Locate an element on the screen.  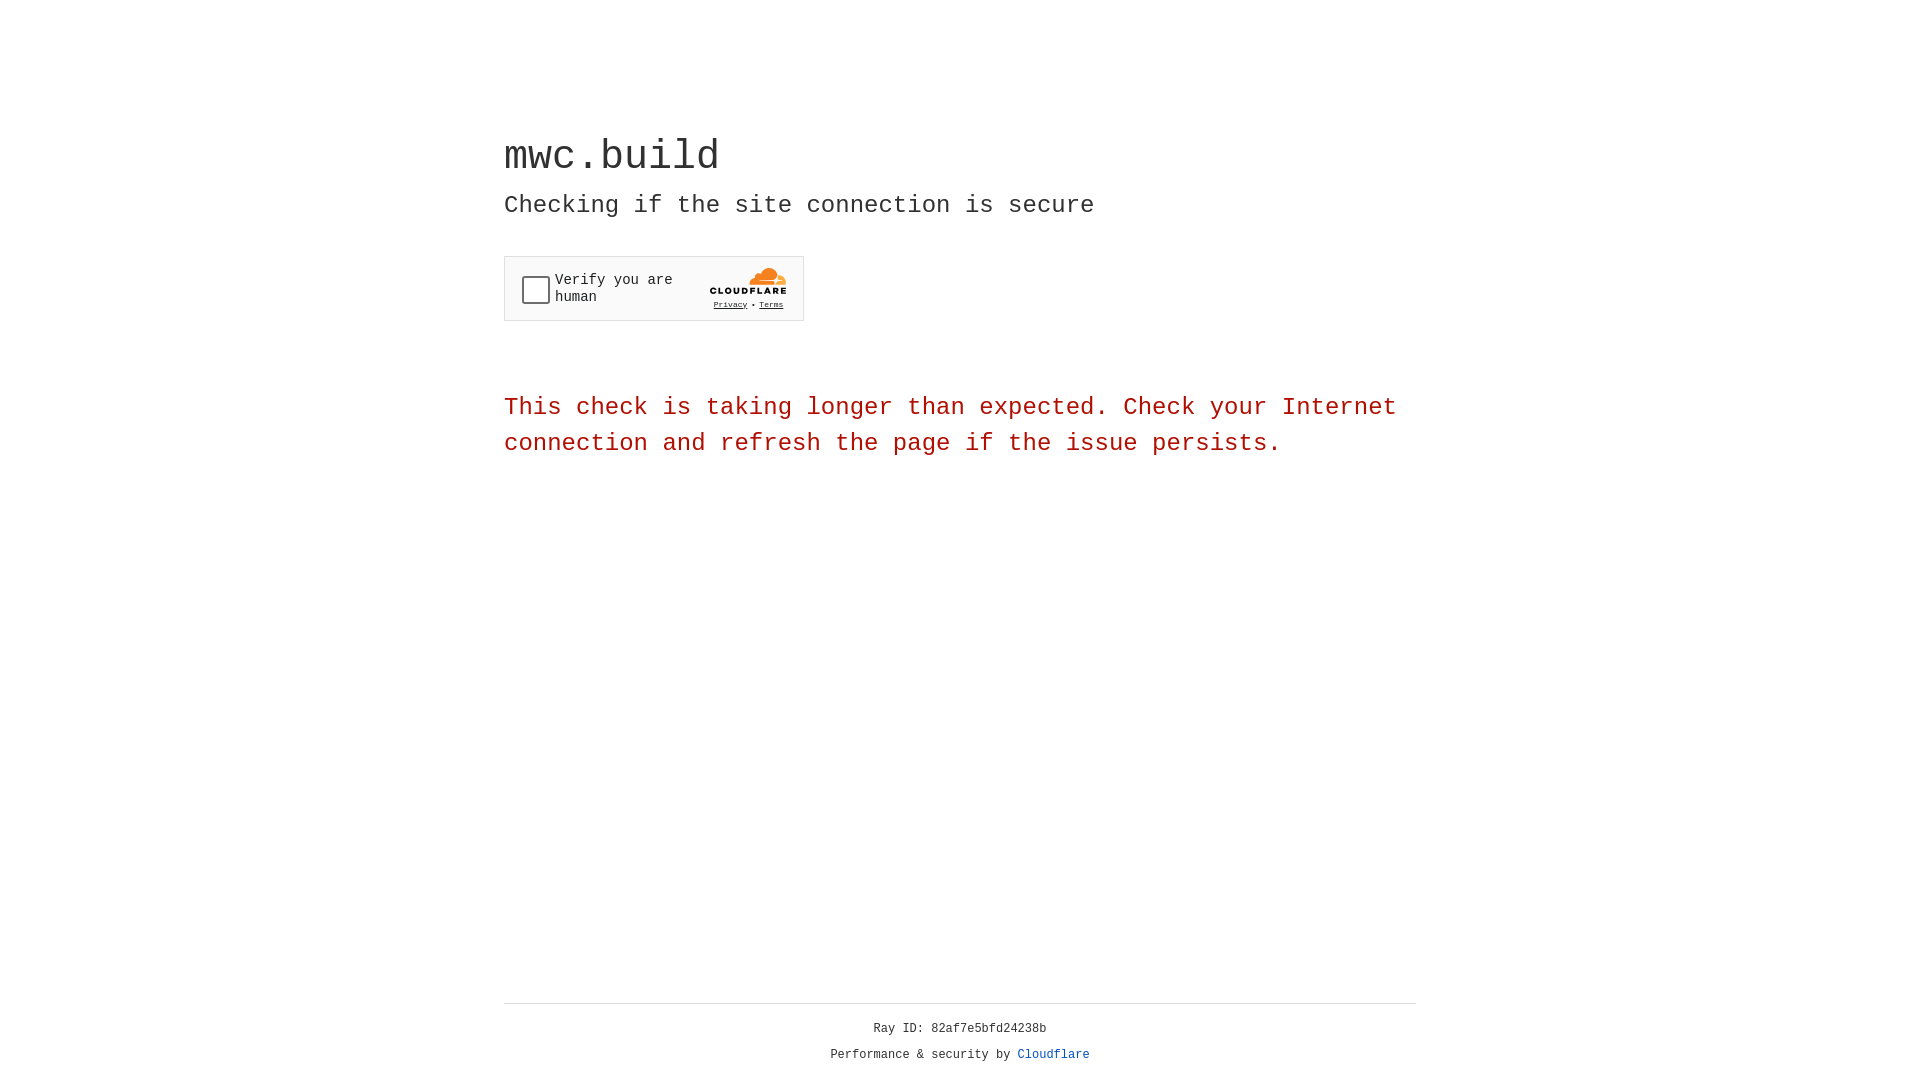
'Widget containing a Cloudflare security challenge' is located at coordinates (653, 288).